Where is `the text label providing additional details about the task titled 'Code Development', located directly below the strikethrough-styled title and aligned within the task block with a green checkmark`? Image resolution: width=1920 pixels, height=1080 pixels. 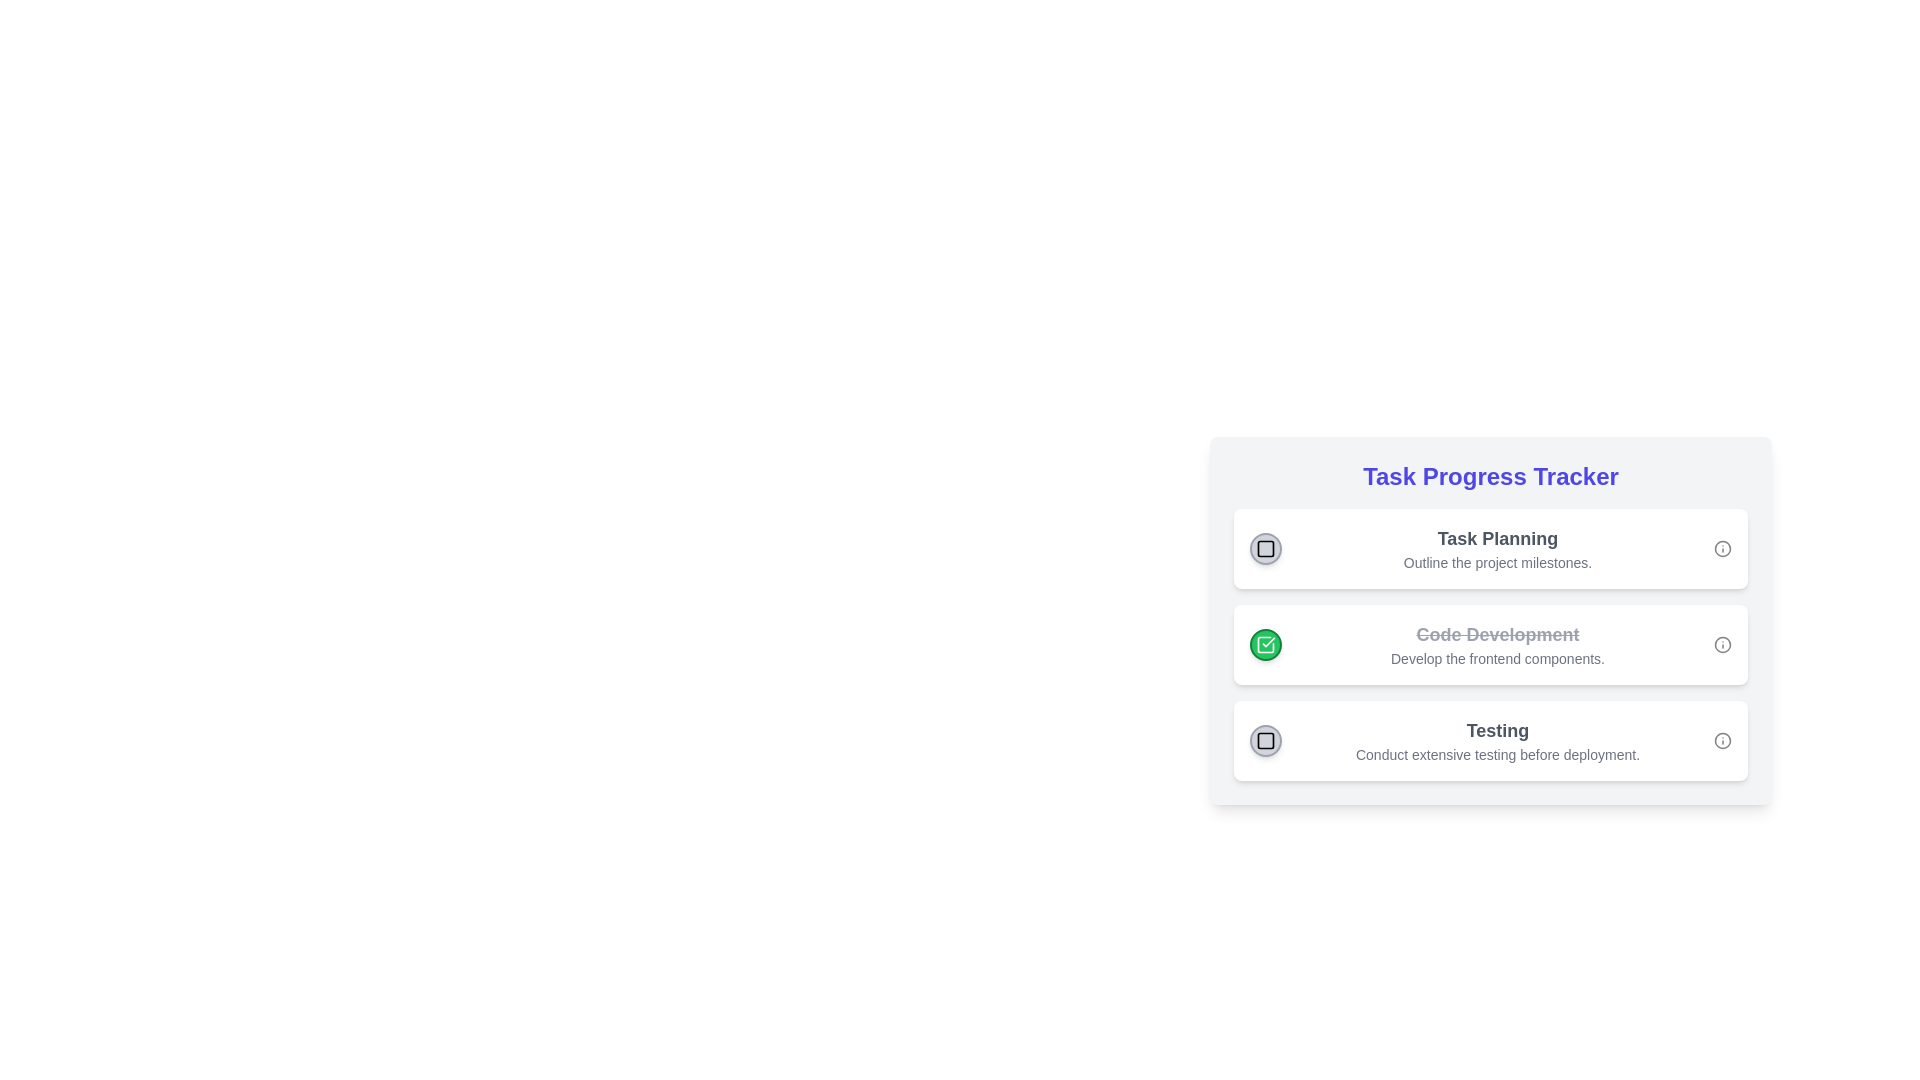
the text label providing additional details about the task titled 'Code Development', located directly below the strikethrough-styled title and aligned within the task block with a green checkmark is located at coordinates (1497, 659).